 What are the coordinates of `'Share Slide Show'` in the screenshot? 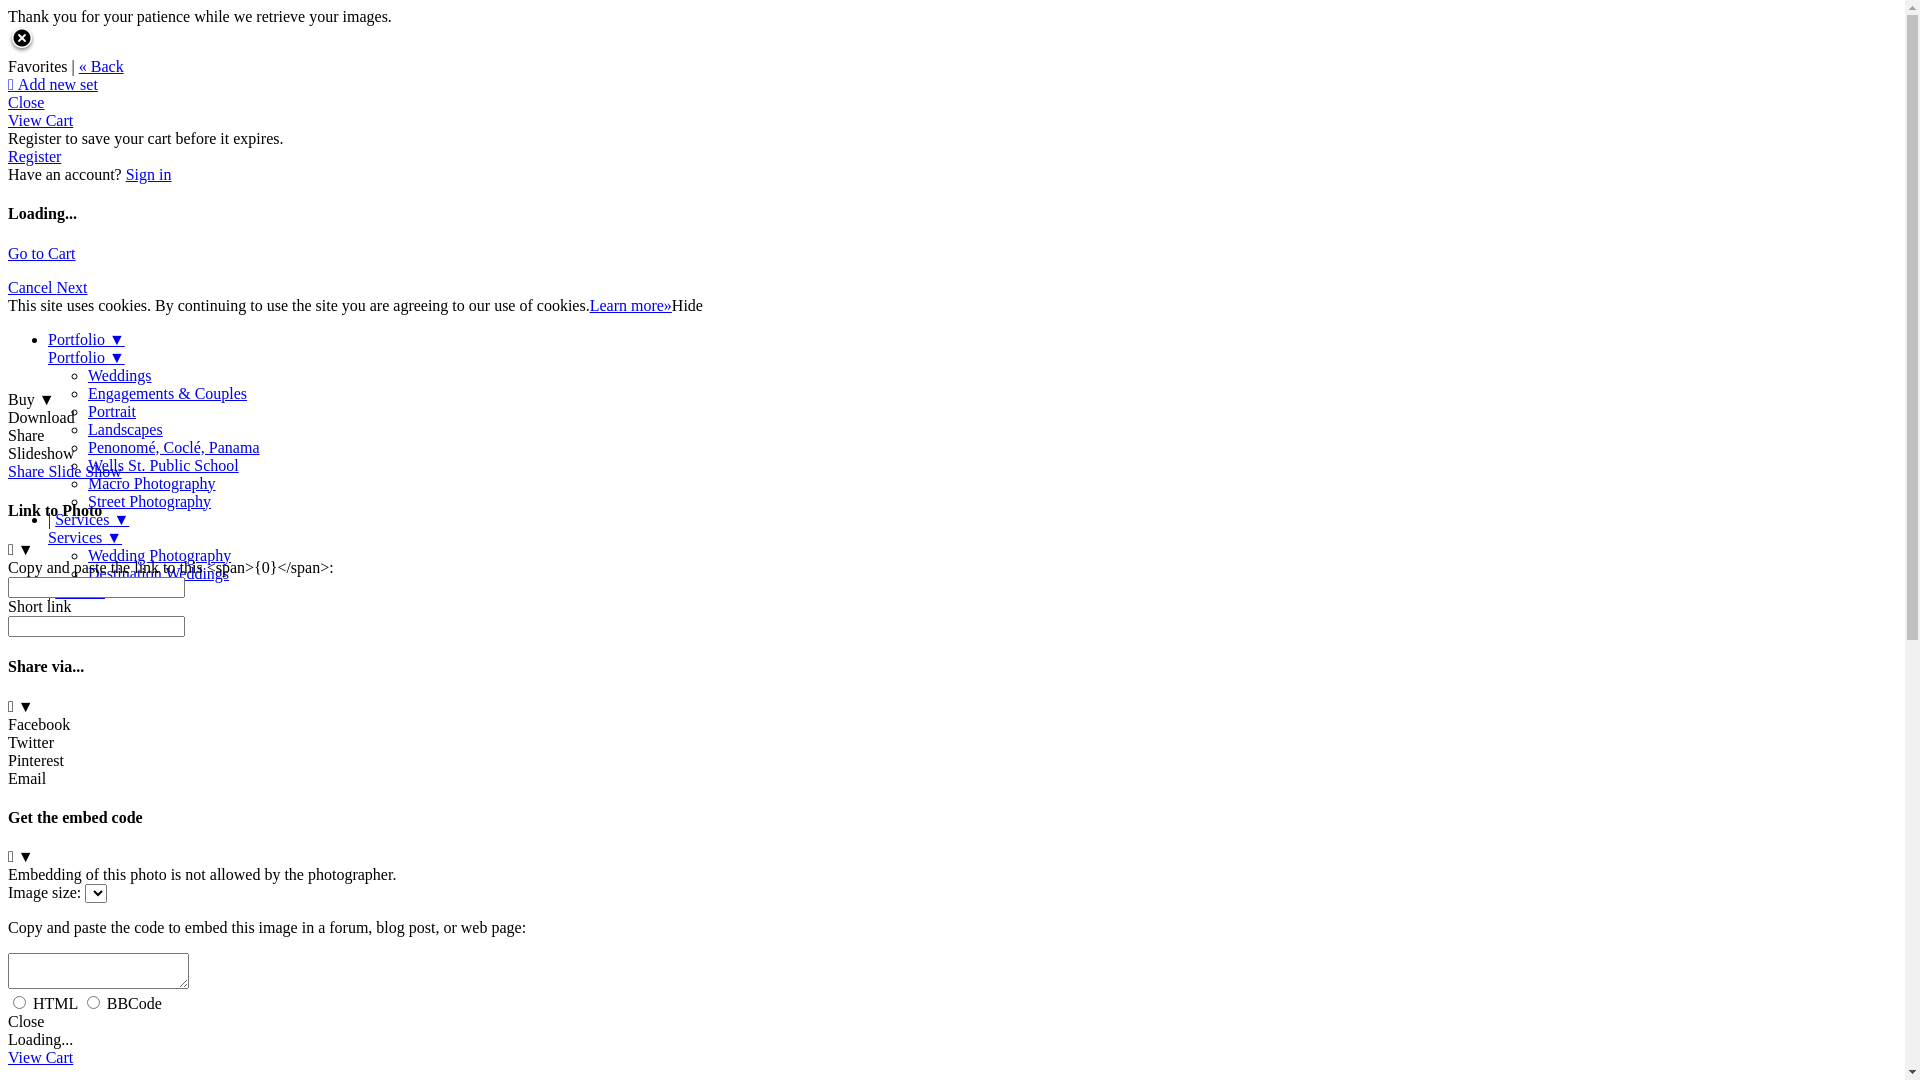 It's located at (65, 471).